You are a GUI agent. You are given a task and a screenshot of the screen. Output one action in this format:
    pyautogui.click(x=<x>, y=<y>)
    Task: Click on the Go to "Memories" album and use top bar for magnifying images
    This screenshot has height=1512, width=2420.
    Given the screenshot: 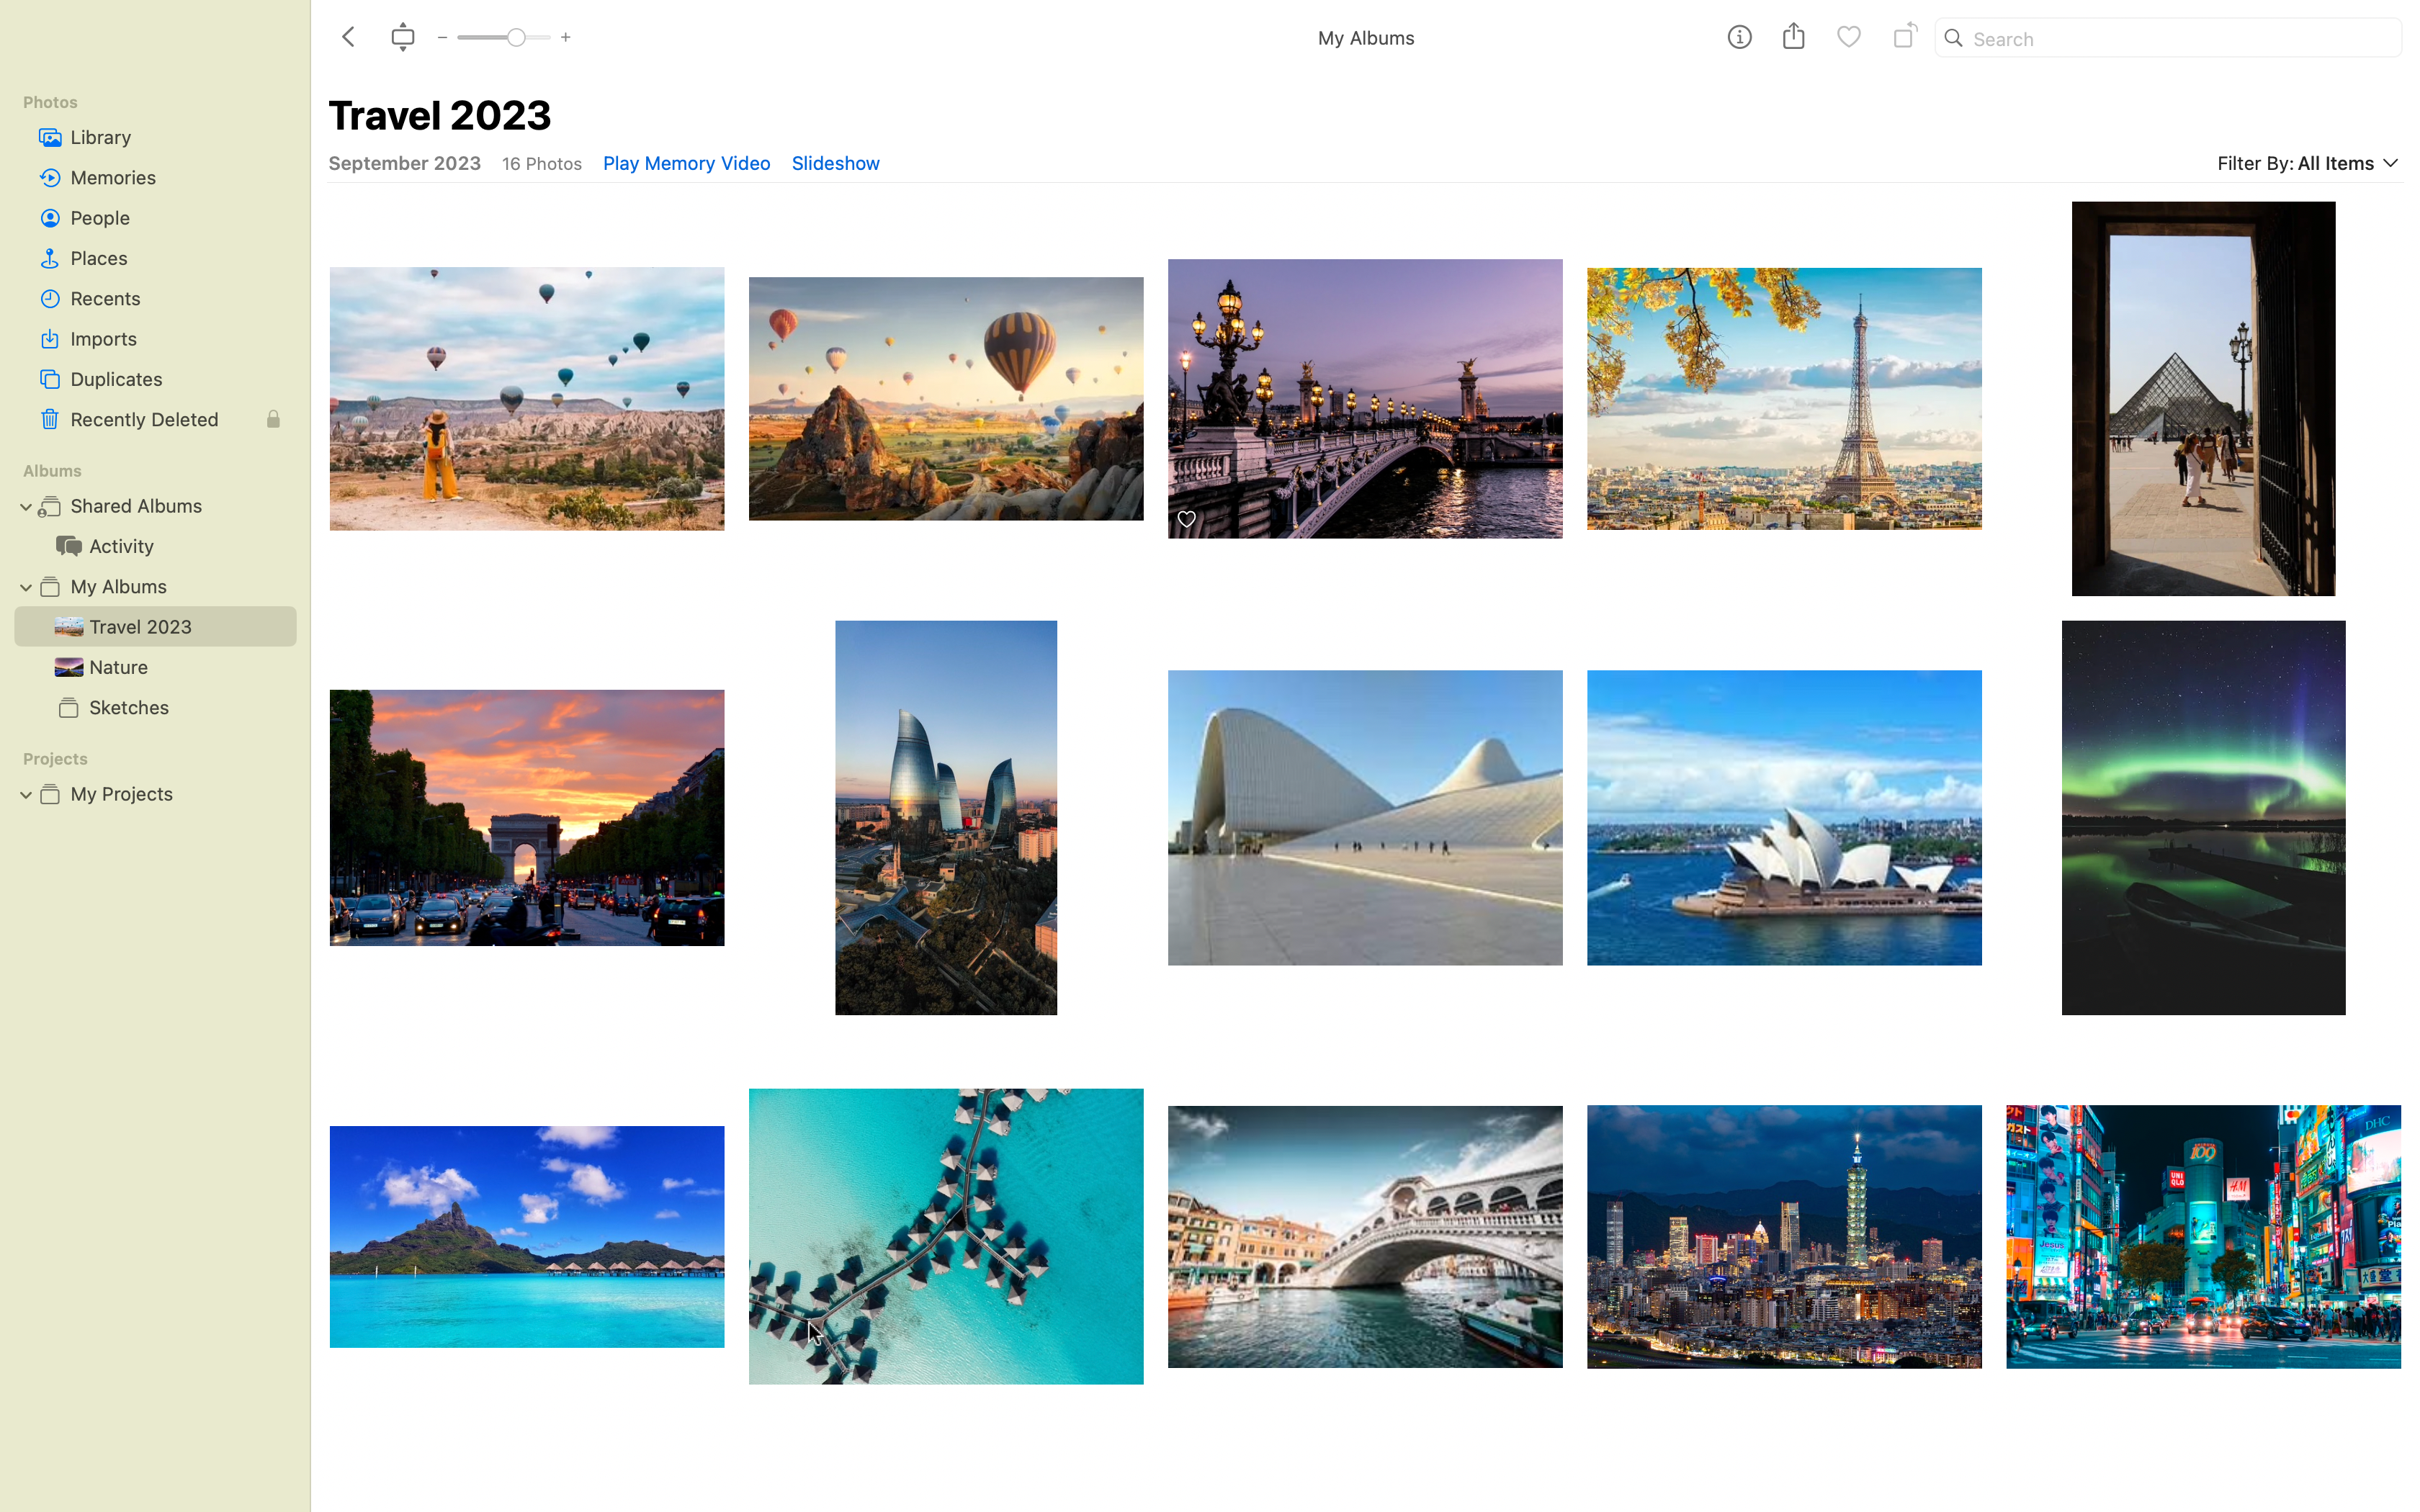 What is the action you would take?
    pyautogui.click(x=153, y=176)
    